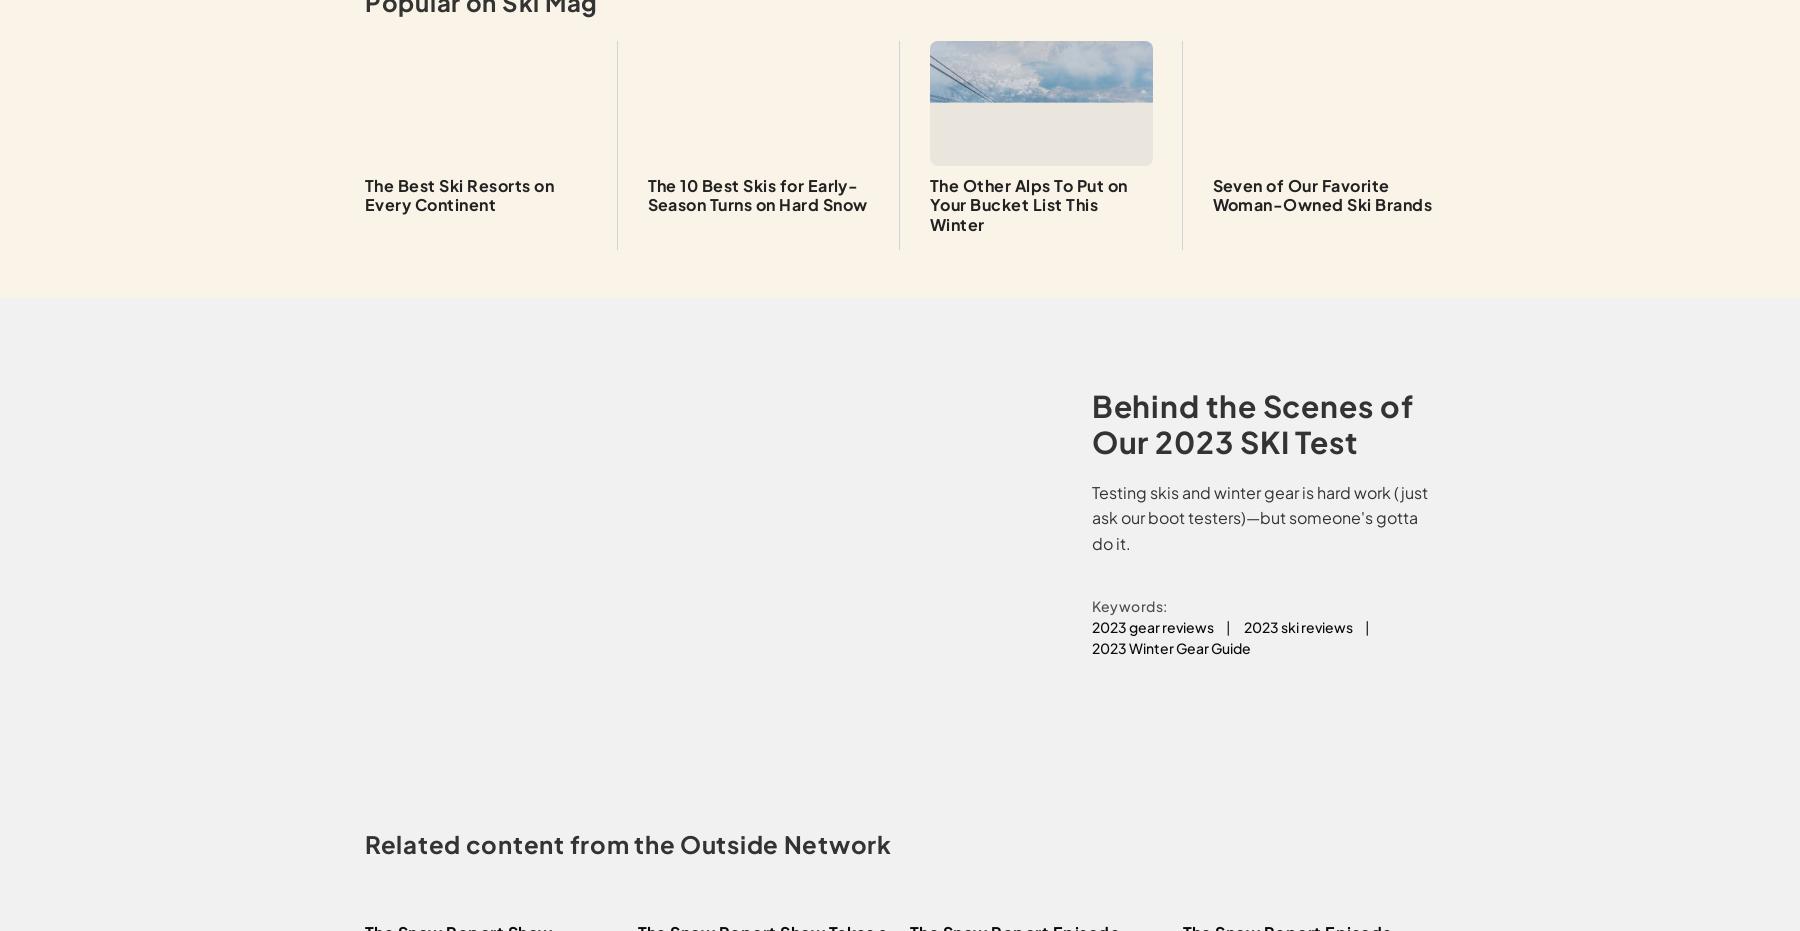  What do you see at coordinates (1028, 204) in the screenshot?
I see `'The Other Alps To Put on Your Bucket List This Winter'` at bounding box center [1028, 204].